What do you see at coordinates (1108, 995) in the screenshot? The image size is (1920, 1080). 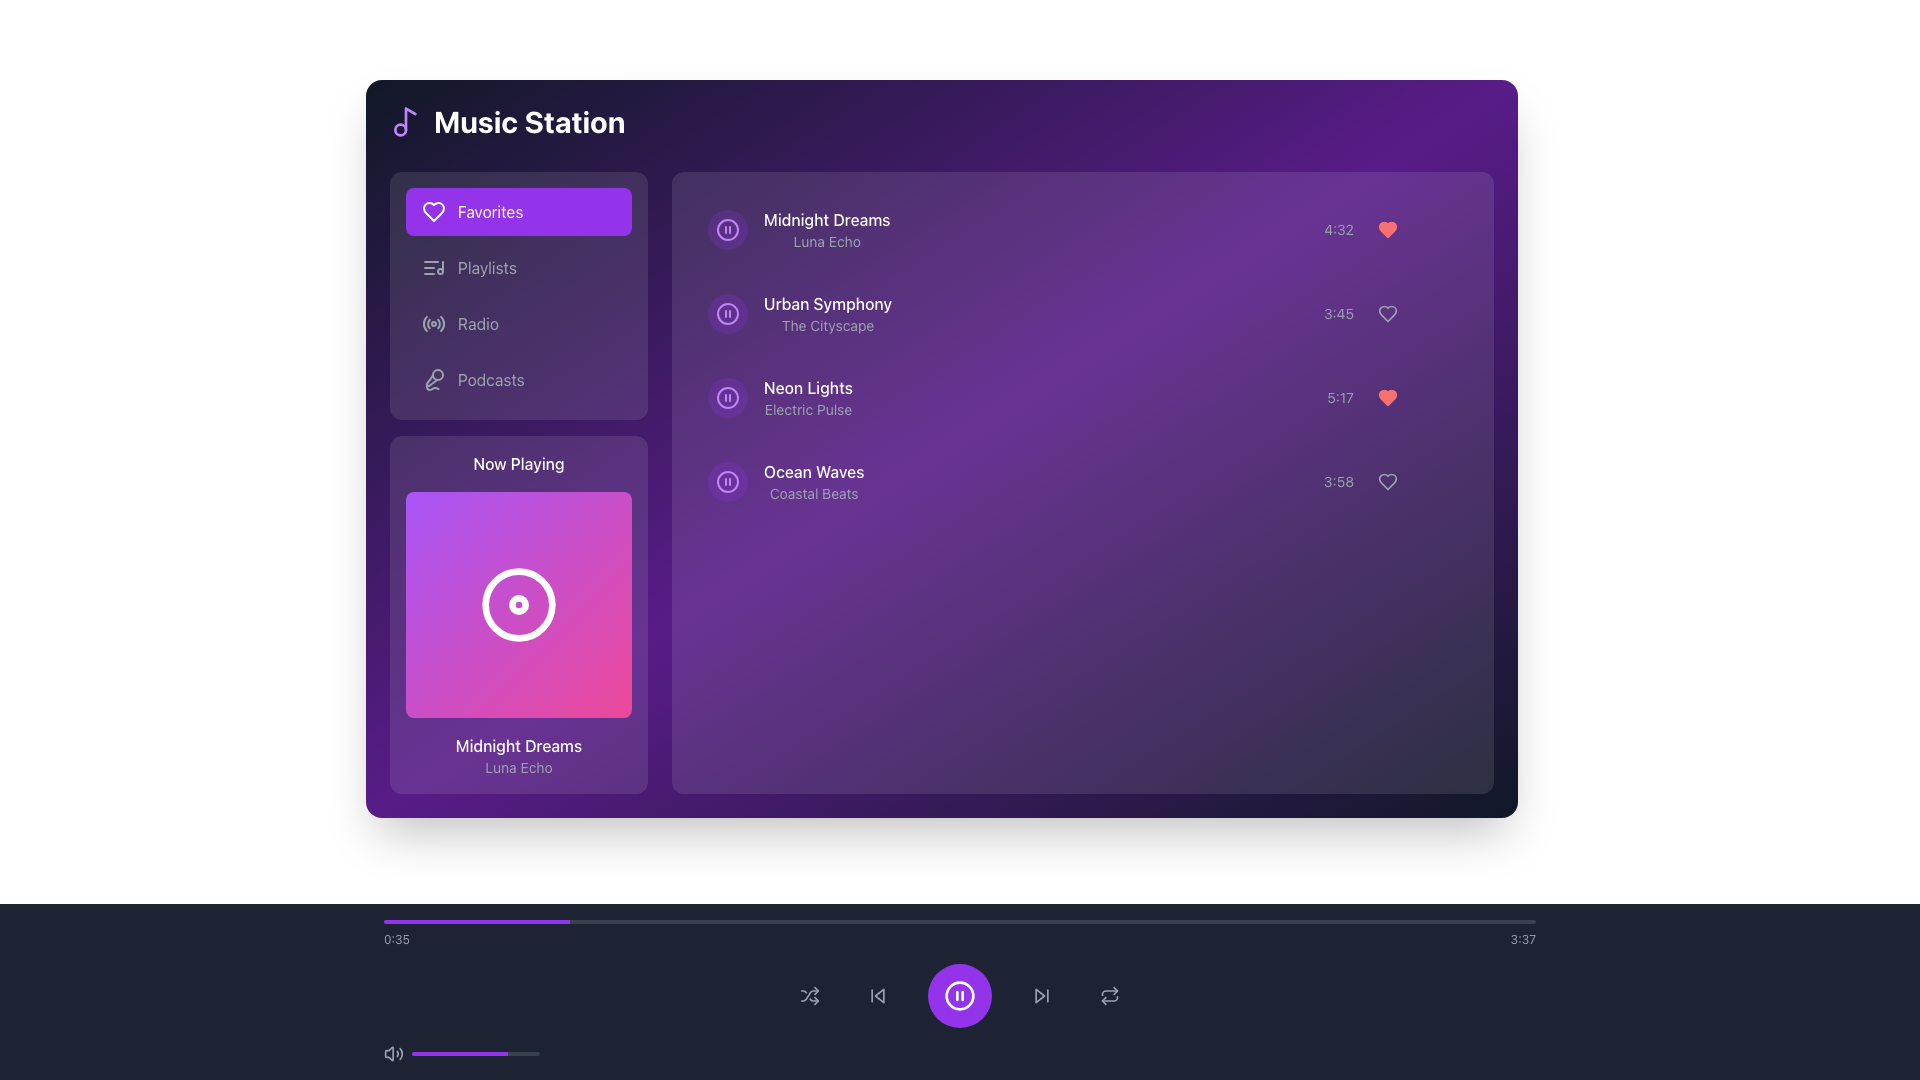 I see `the repeat button icon in the bottom control bar of the music player` at bounding box center [1108, 995].